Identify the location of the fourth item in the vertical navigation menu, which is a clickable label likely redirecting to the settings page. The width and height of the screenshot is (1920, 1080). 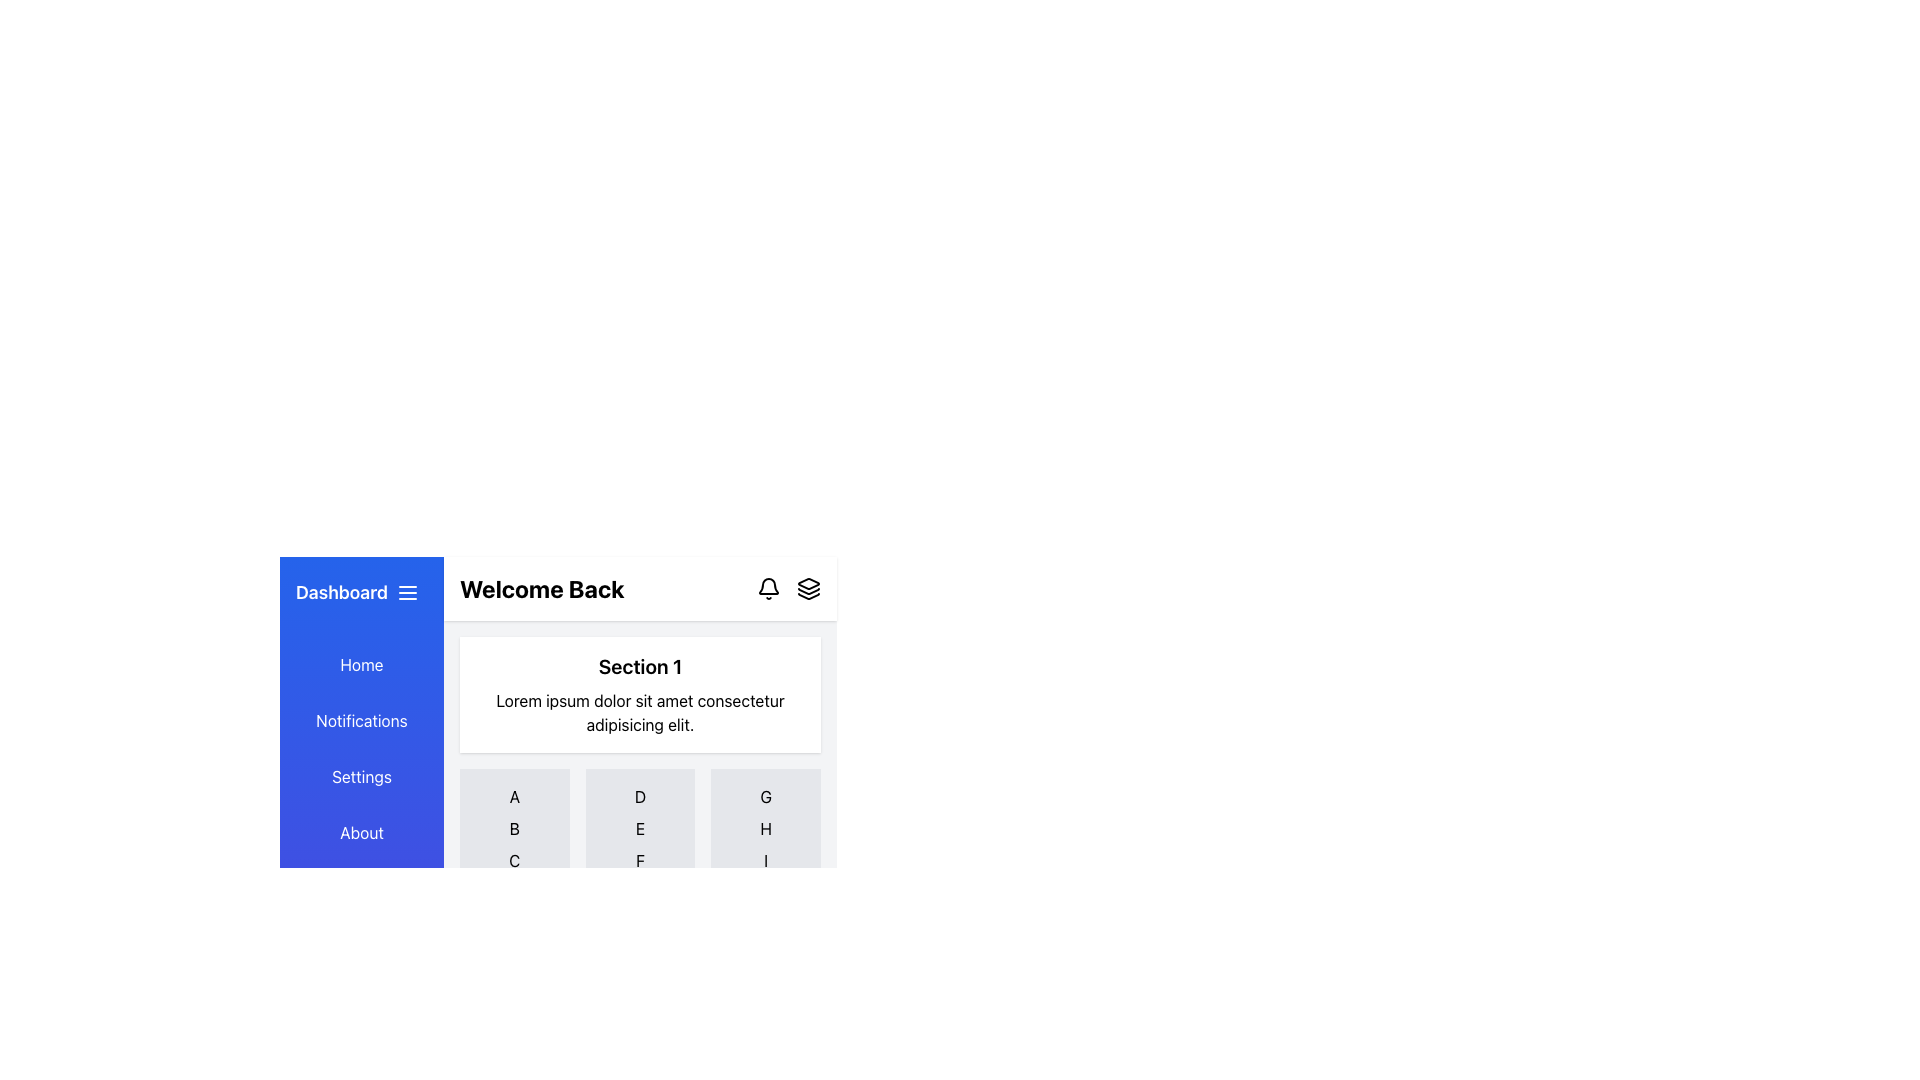
(361, 775).